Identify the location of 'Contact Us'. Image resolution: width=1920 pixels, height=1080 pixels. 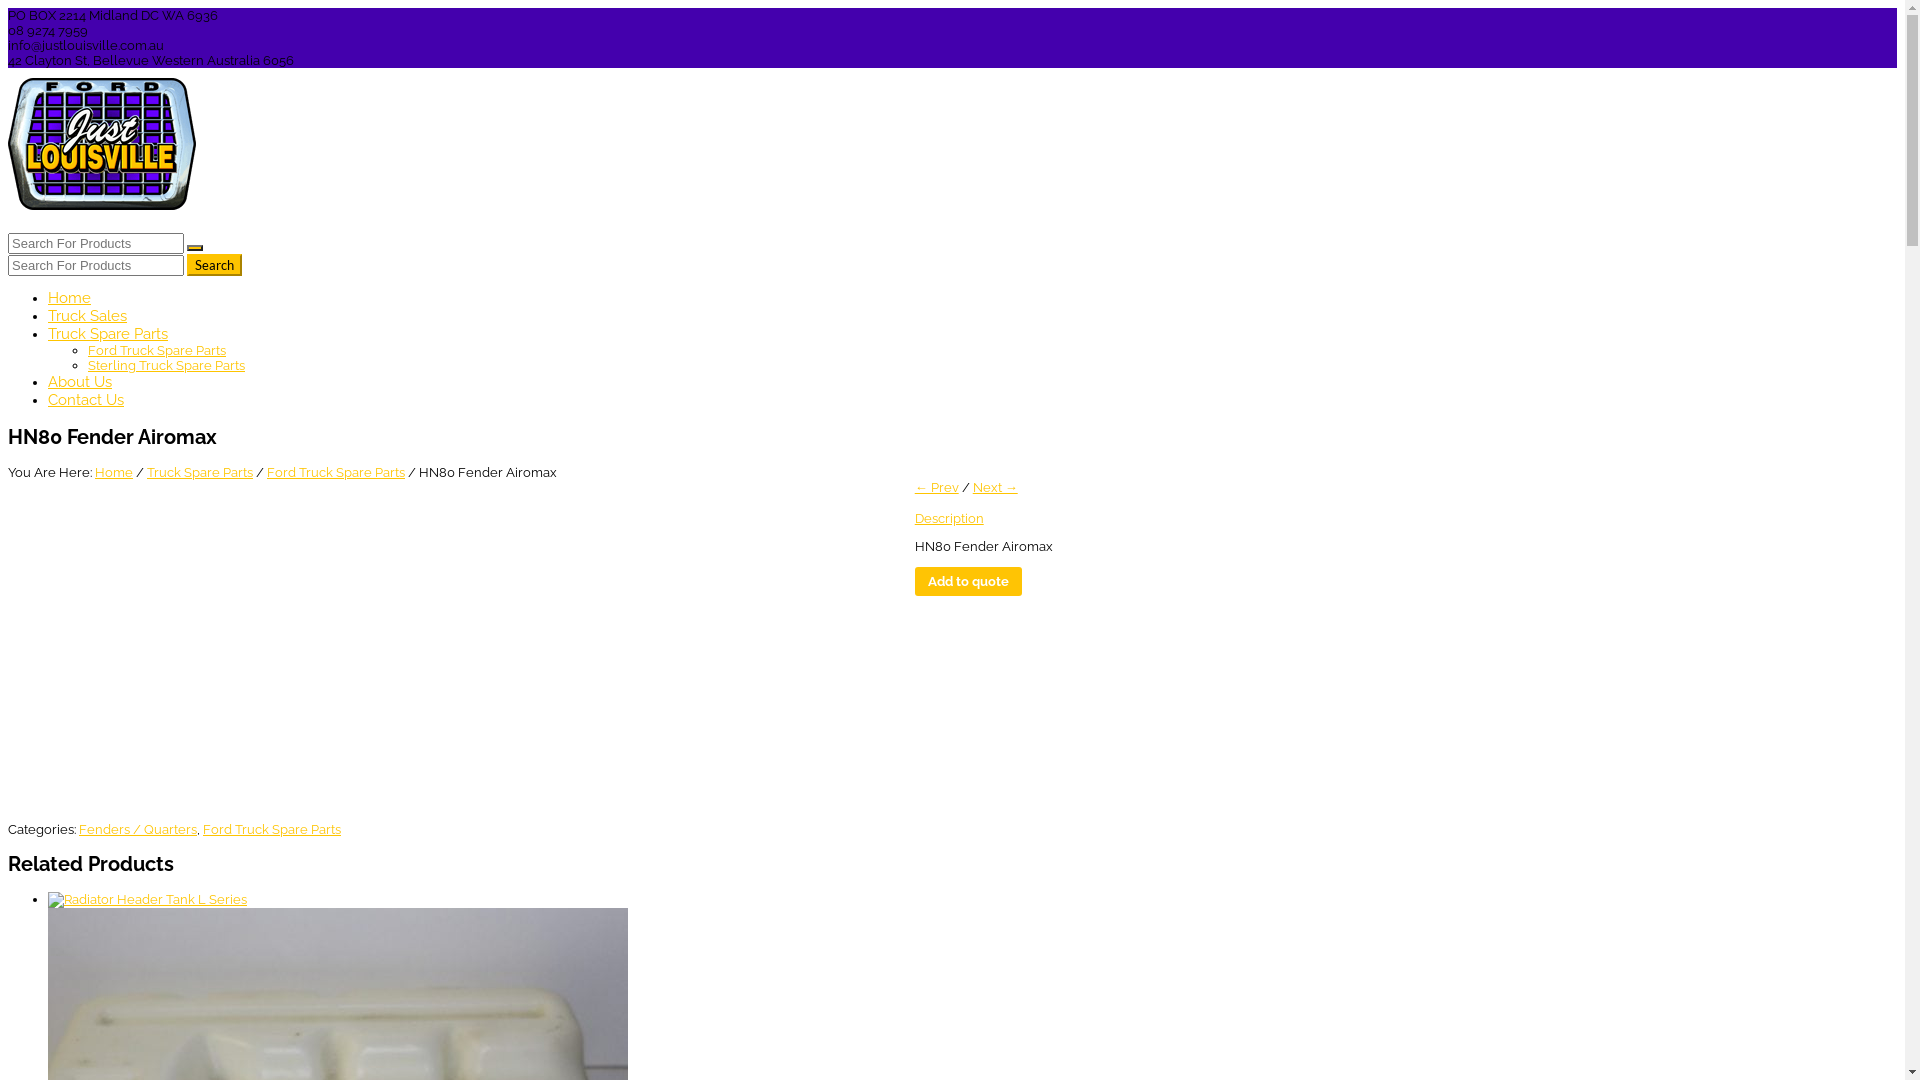
(85, 400).